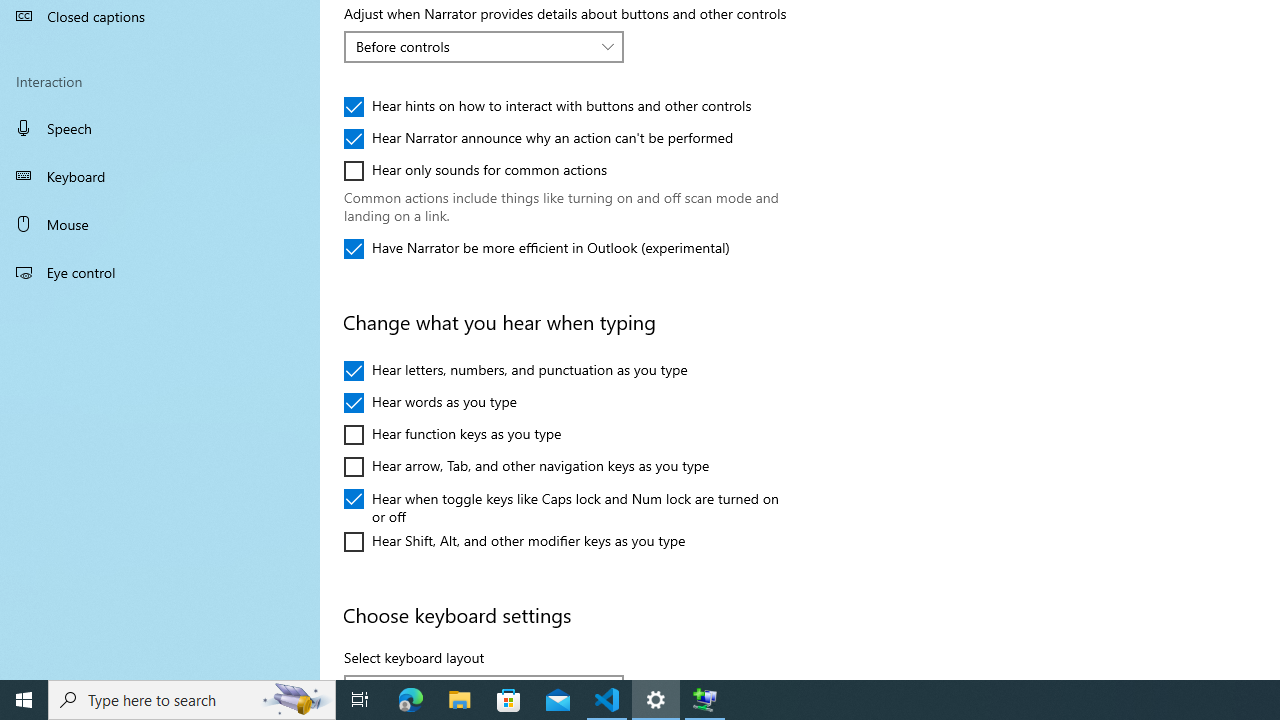 This screenshot has width=1280, height=720. What do you see at coordinates (472, 45) in the screenshot?
I see `'Before controls'` at bounding box center [472, 45].